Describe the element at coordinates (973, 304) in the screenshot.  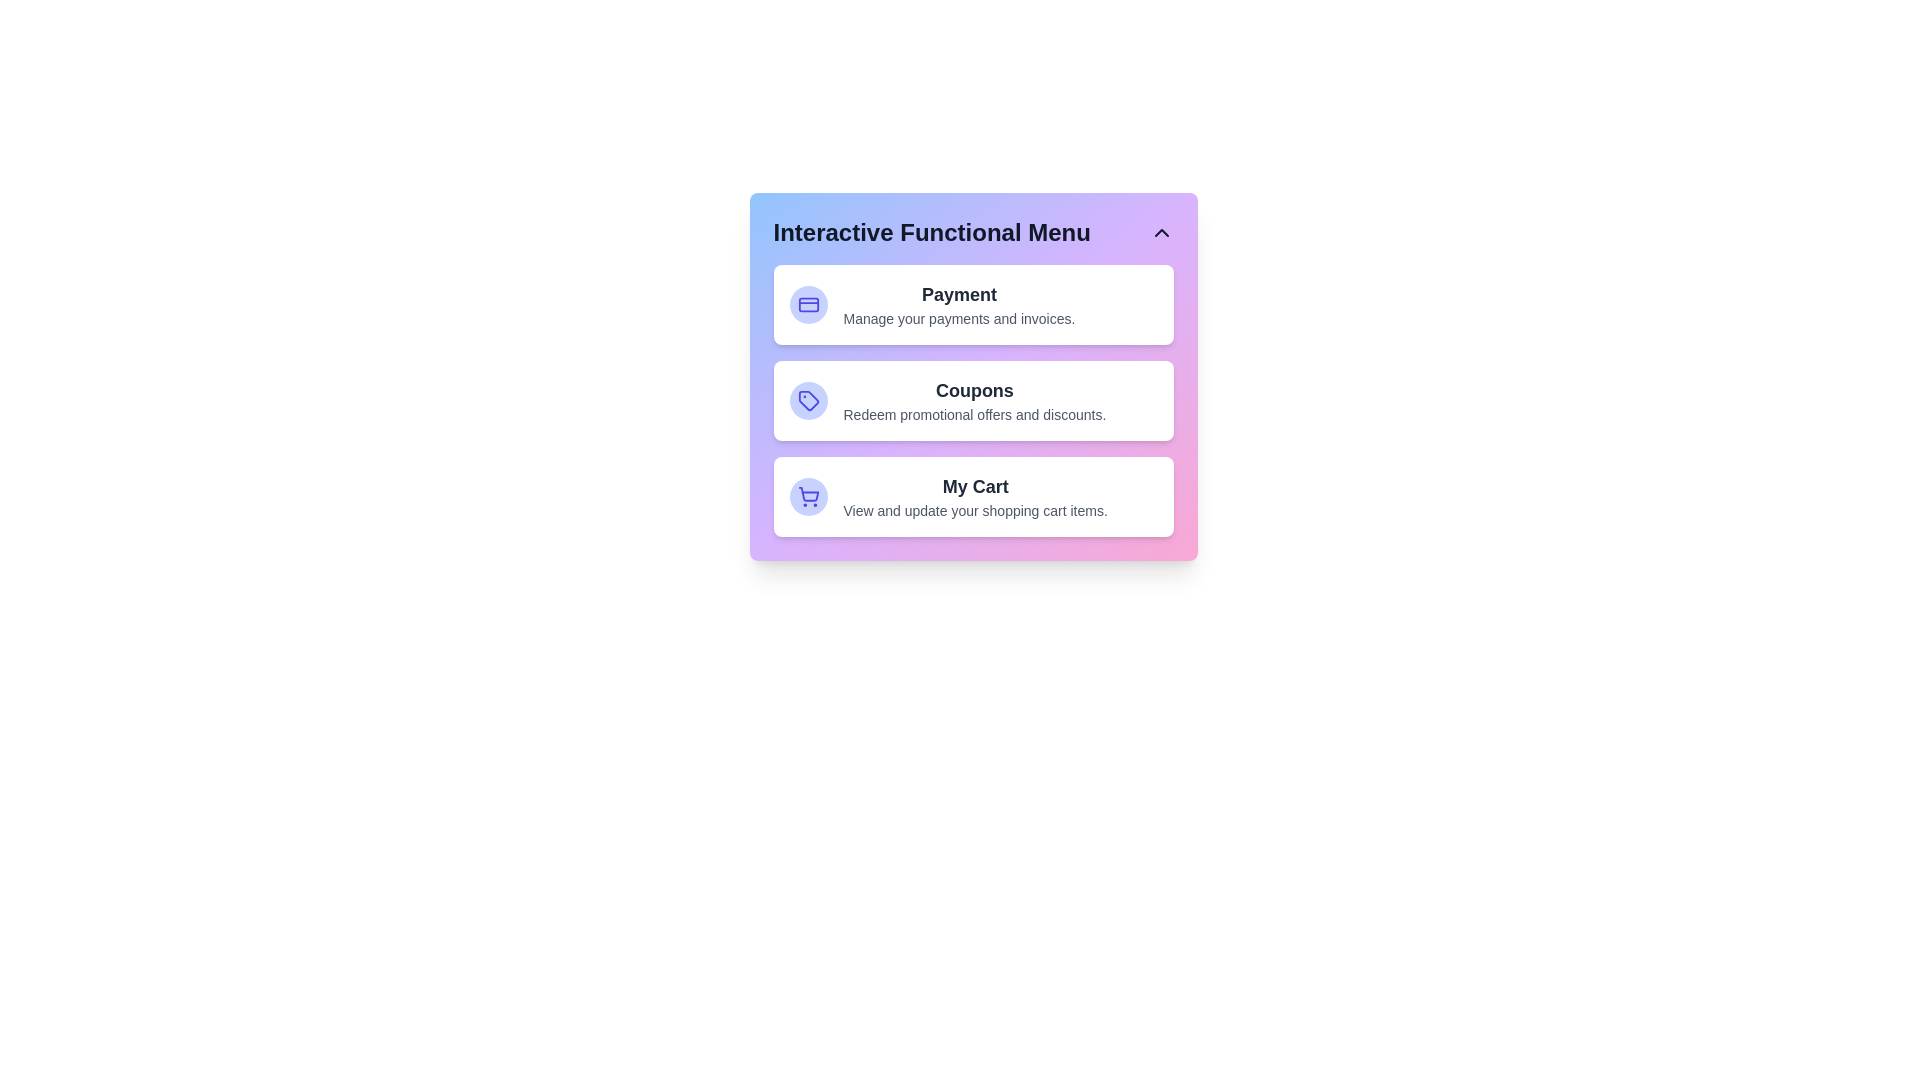
I see `the menu item Payment to view its hover effect` at that location.